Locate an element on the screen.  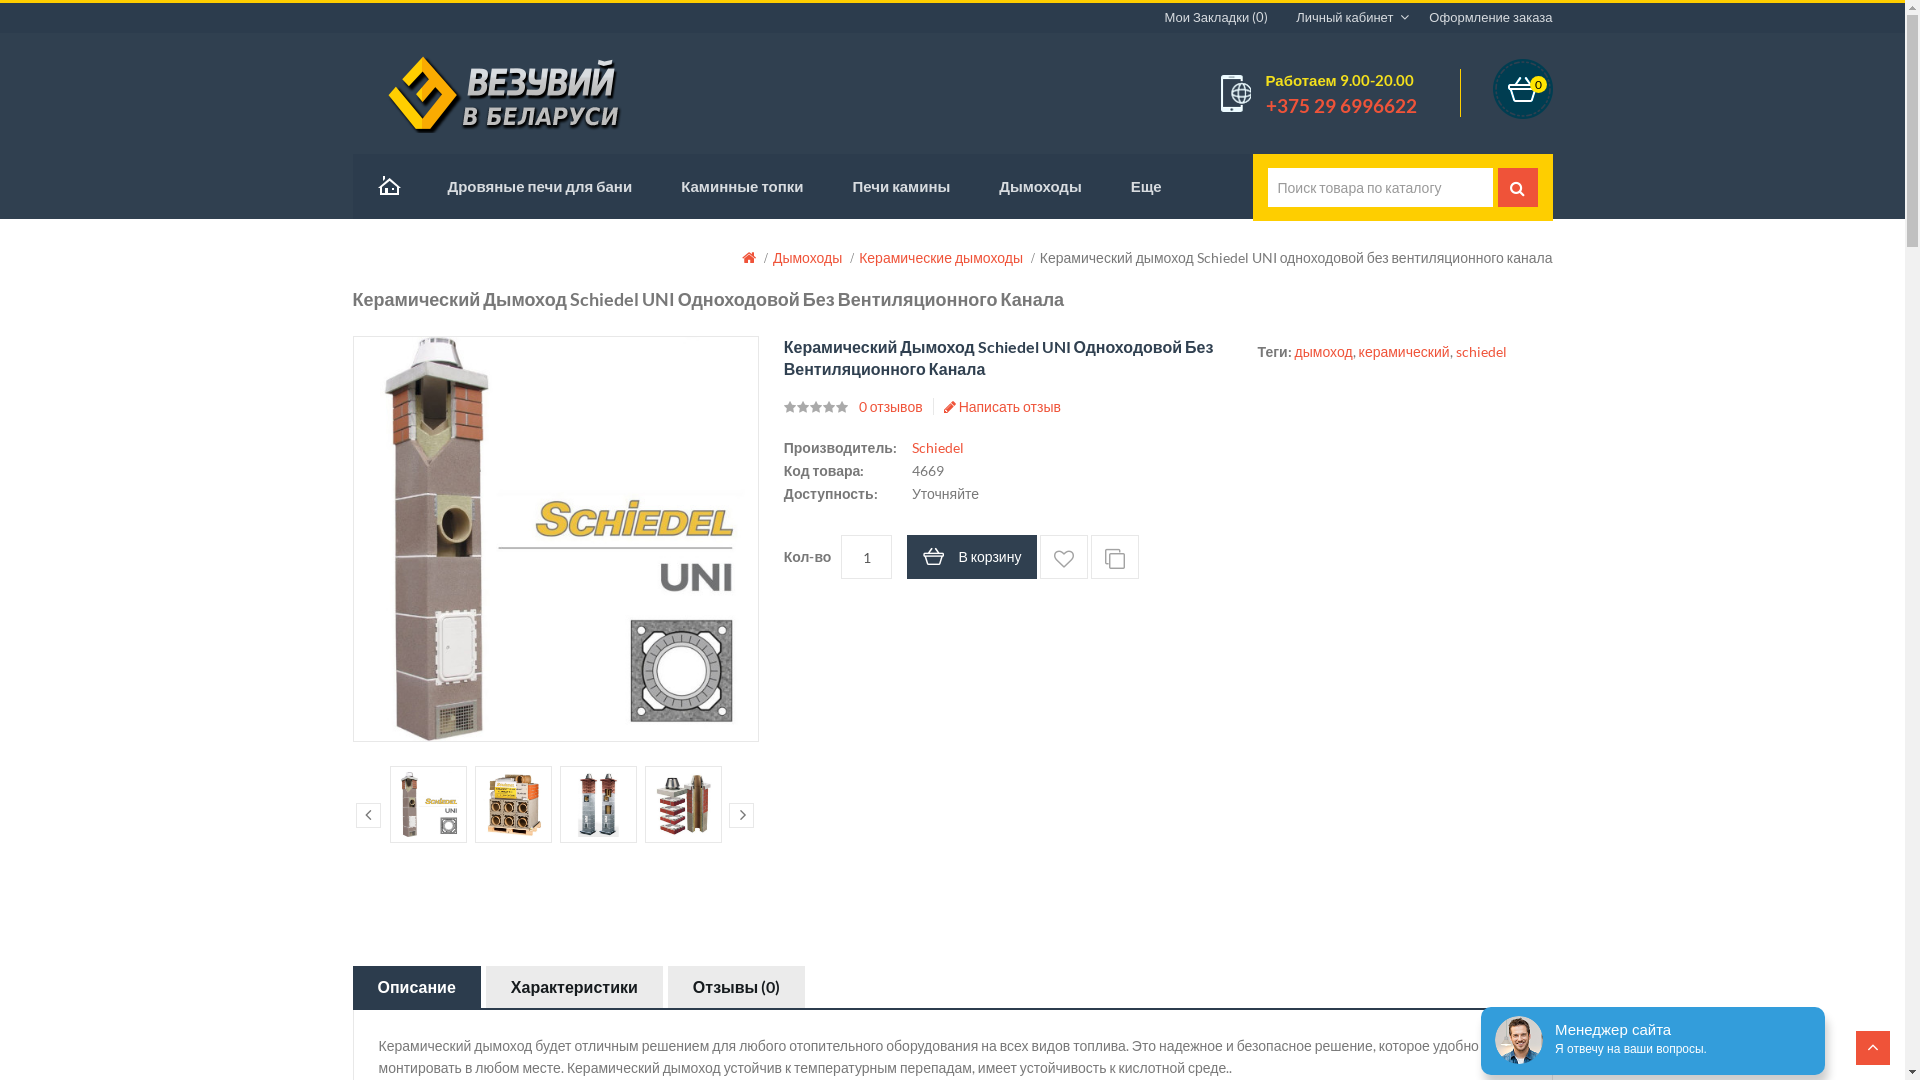
'+375 29 6996622' is located at coordinates (1341, 105).